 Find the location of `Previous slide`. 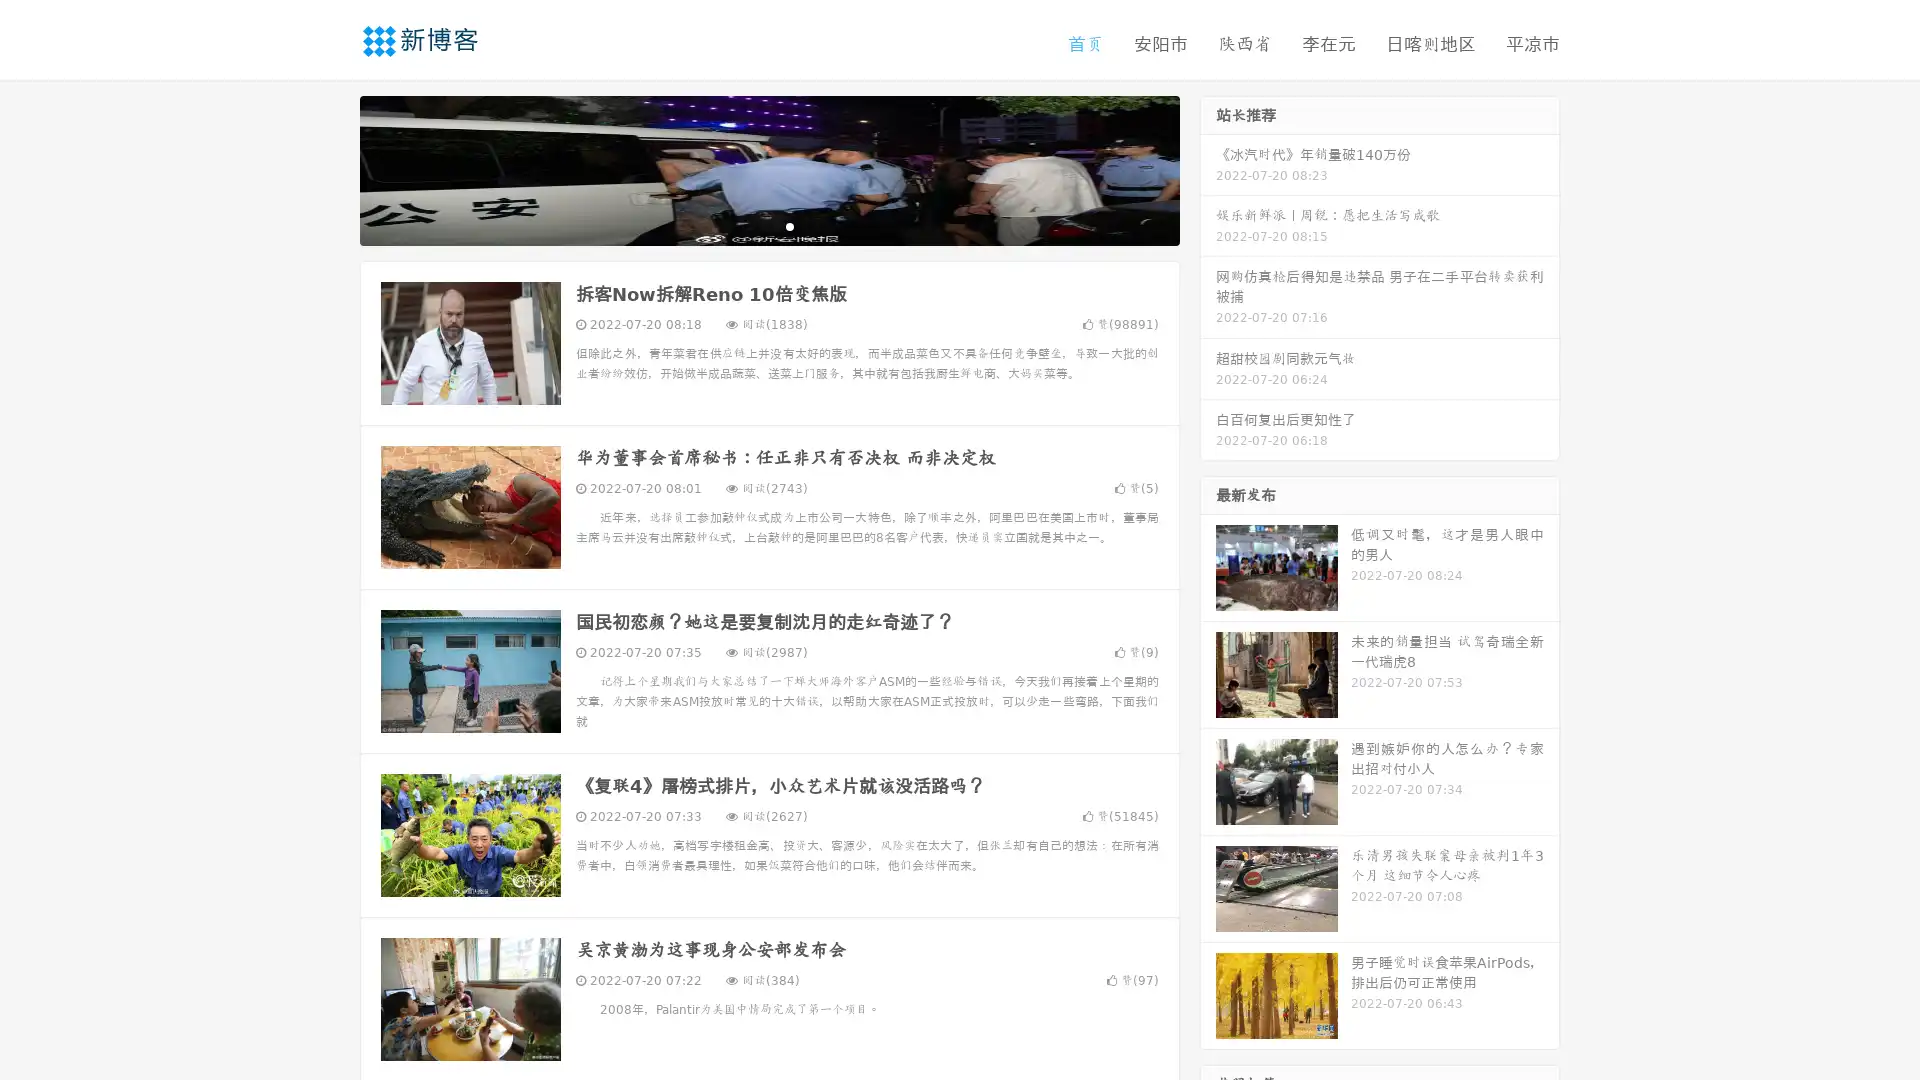

Previous slide is located at coordinates (330, 168).